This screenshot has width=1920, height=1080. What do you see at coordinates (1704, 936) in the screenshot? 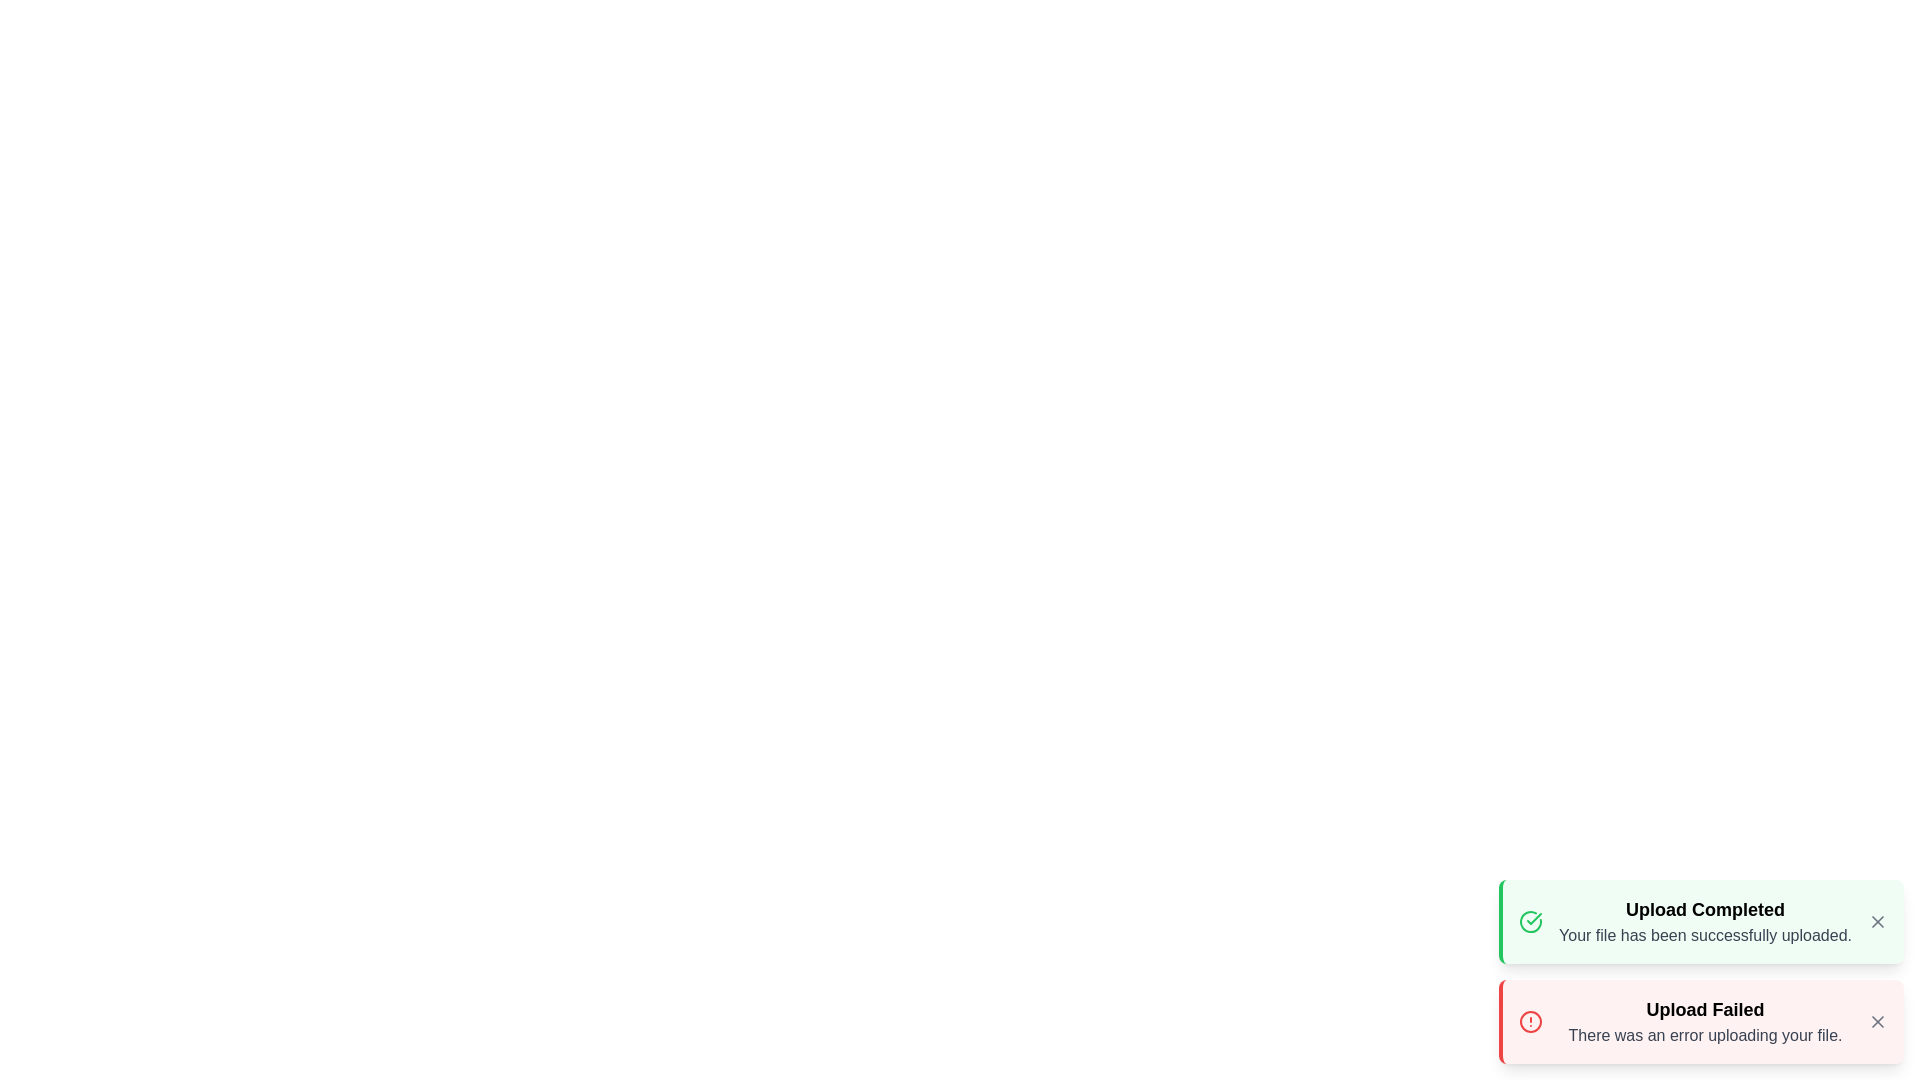
I see `message displayed in the notification box labeled 'Upload Completed', which confirms the successful upload of the user's file` at bounding box center [1704, 936].